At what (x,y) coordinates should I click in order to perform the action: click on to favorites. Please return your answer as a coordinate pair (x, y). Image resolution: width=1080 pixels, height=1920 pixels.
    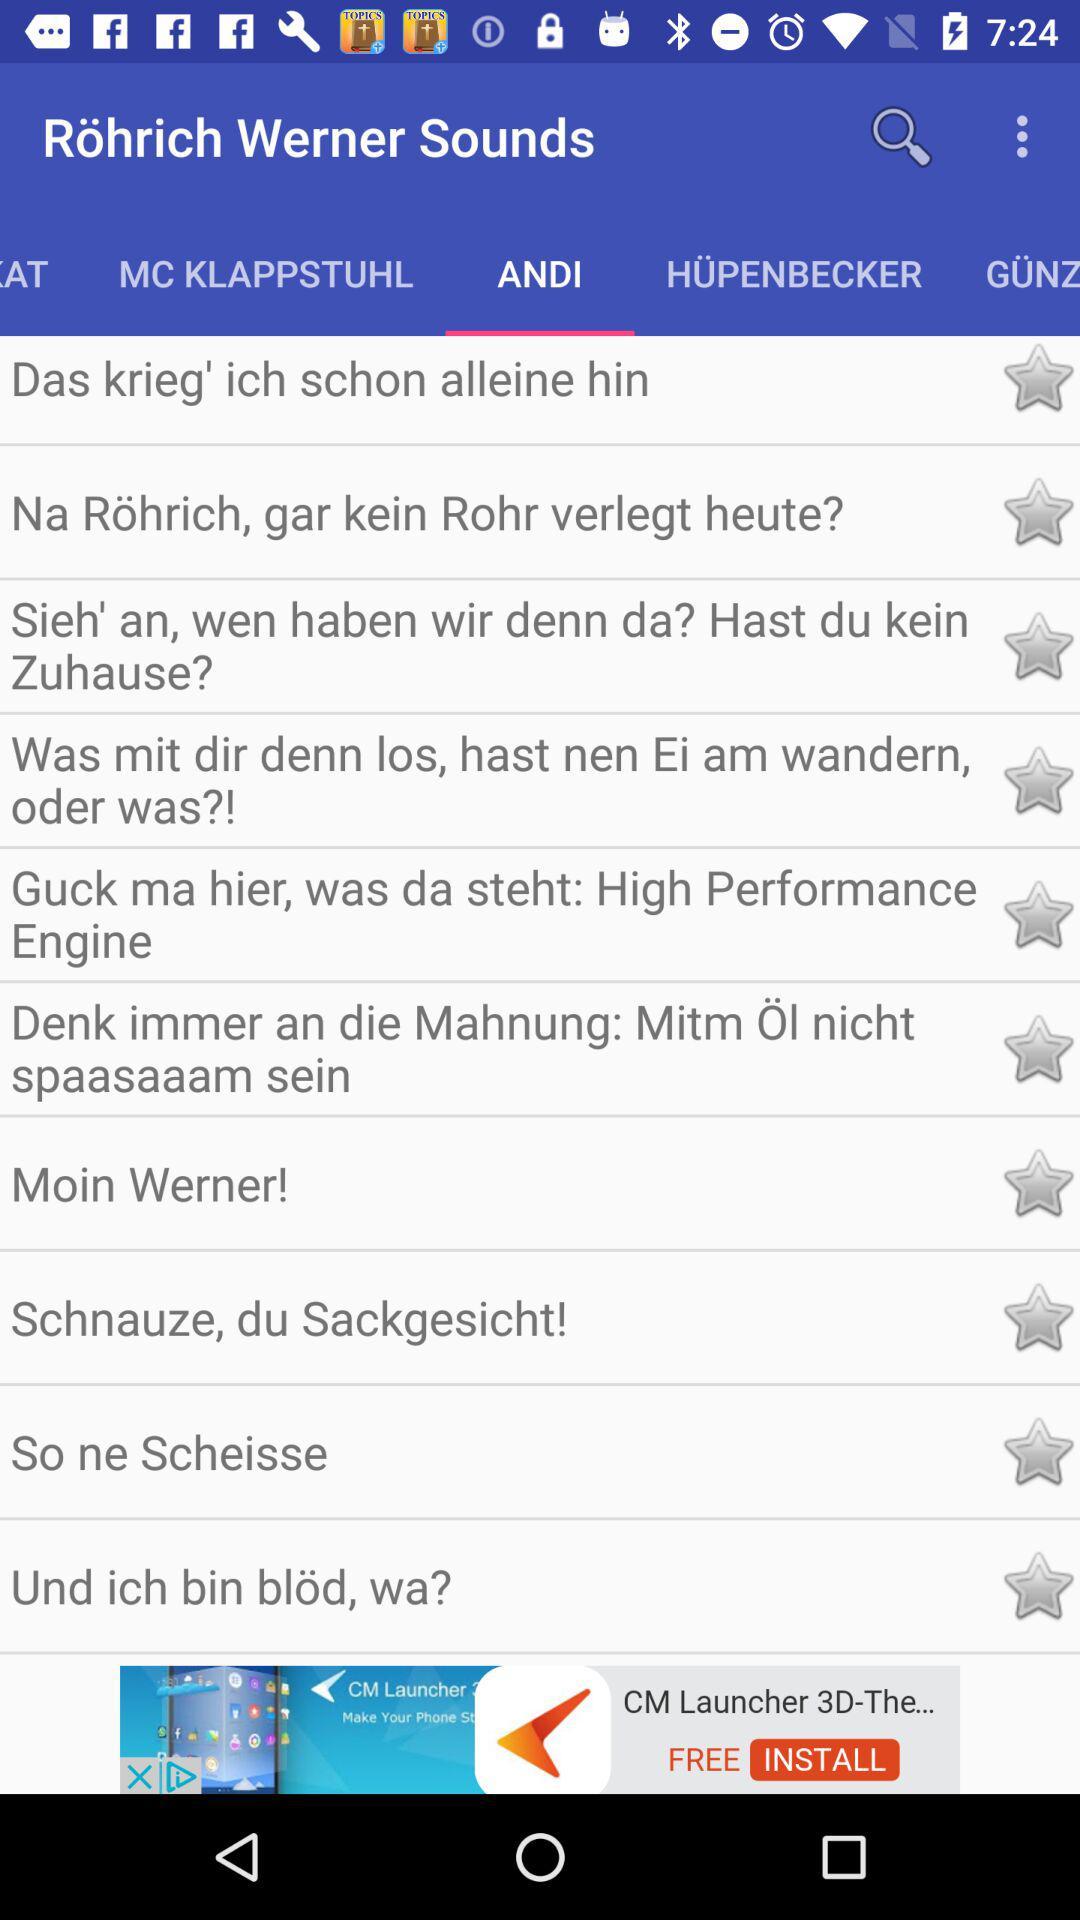
    Looking at the image, I should click on (1036, 511).